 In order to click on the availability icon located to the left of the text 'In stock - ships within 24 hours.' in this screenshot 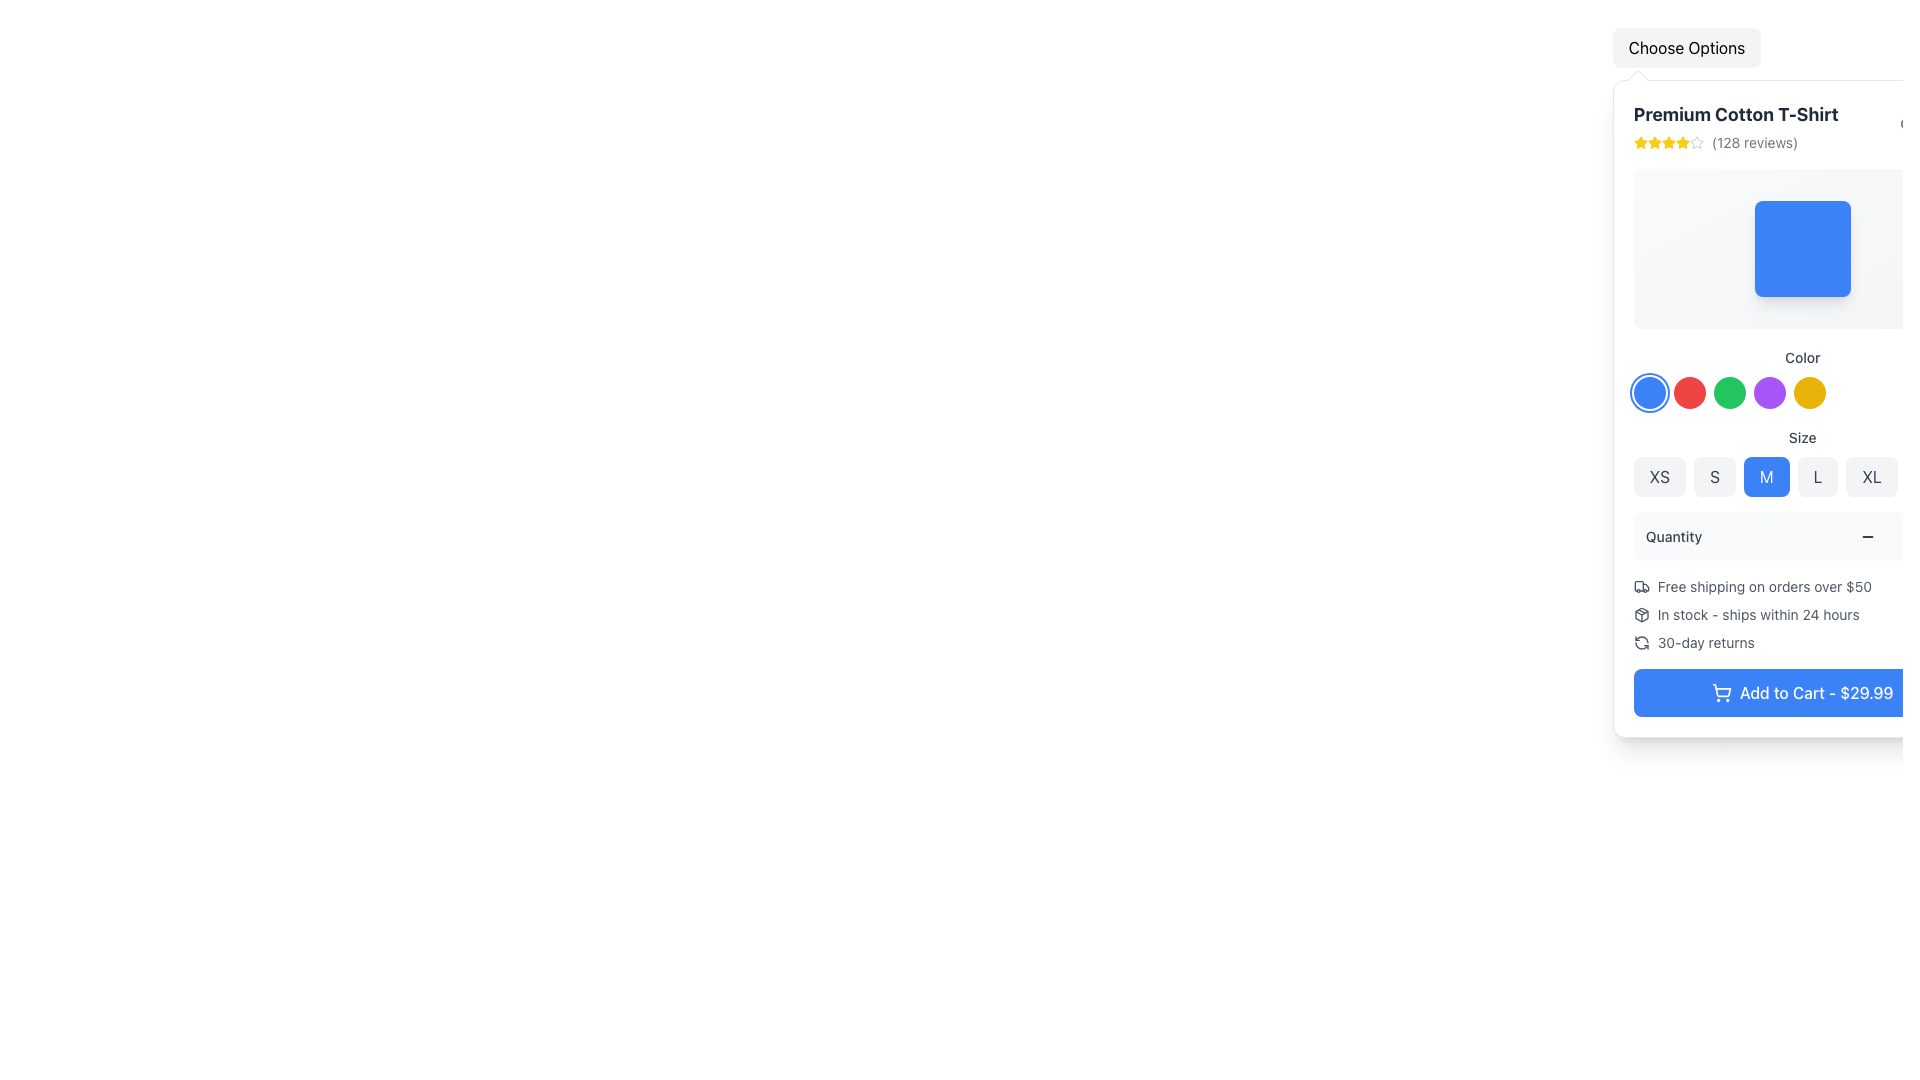, I will do `click(1641, 613)`.